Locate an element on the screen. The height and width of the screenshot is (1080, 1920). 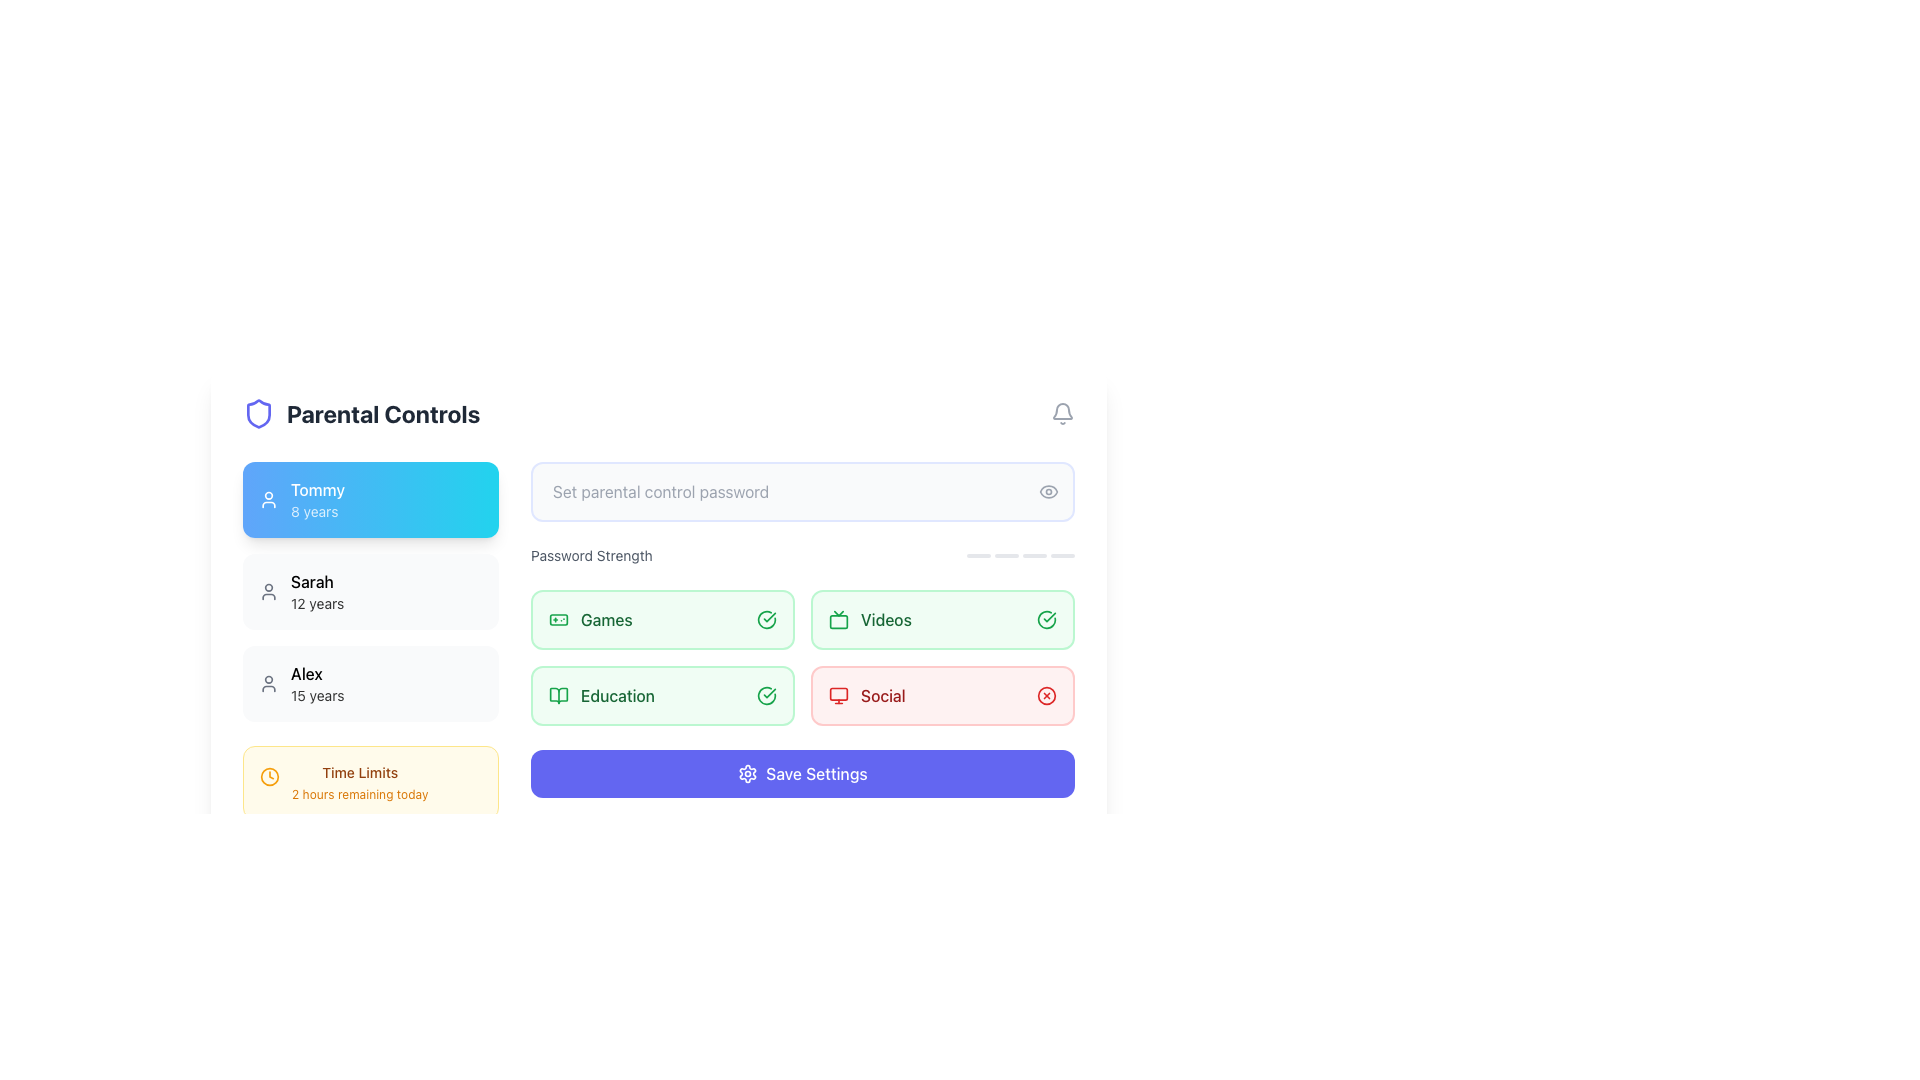
the 'Education' label in the parental control interface, which identifies the educational category and is located to the left of the 'Social' option is located at coordinates (617, 694).